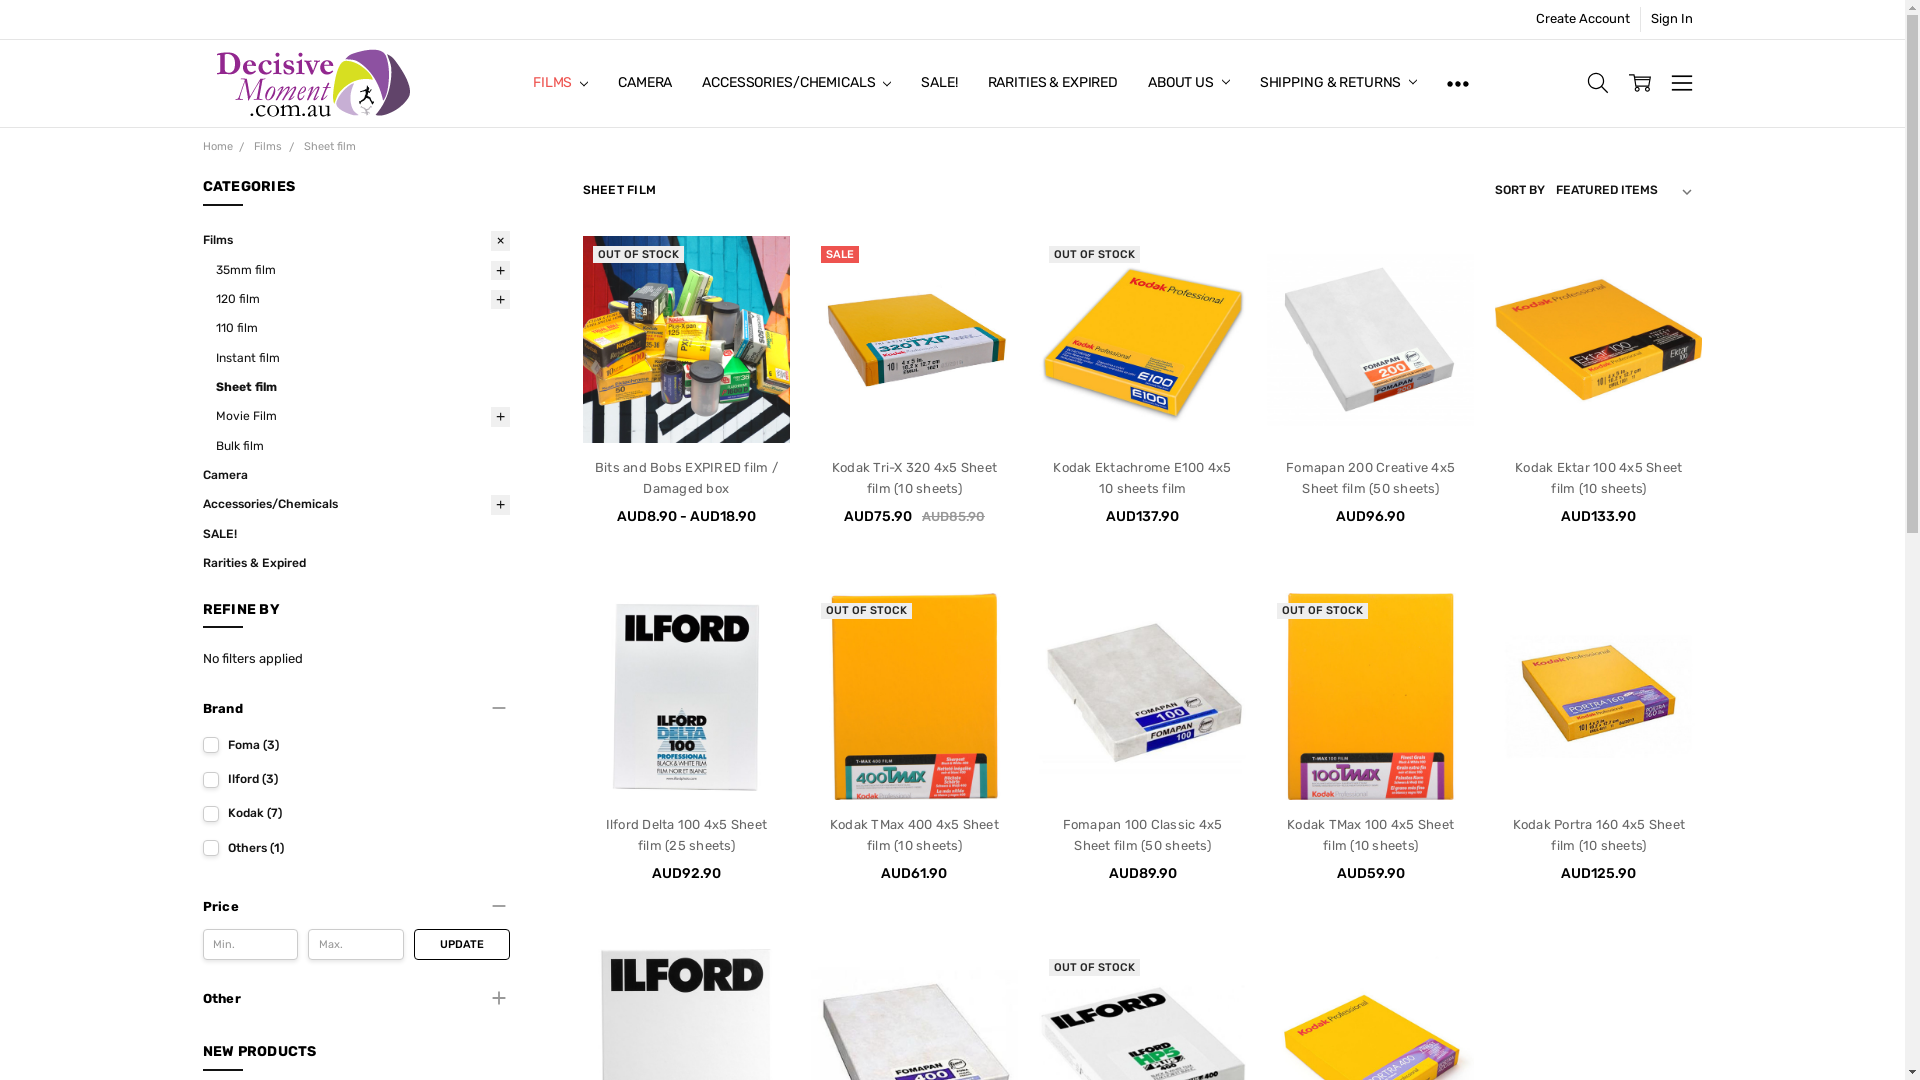 This screenshot has height=1080, width=1920. Describe the element at coordinates (1671, 19) in the screenshot. I see `'Sign In'` at that location.